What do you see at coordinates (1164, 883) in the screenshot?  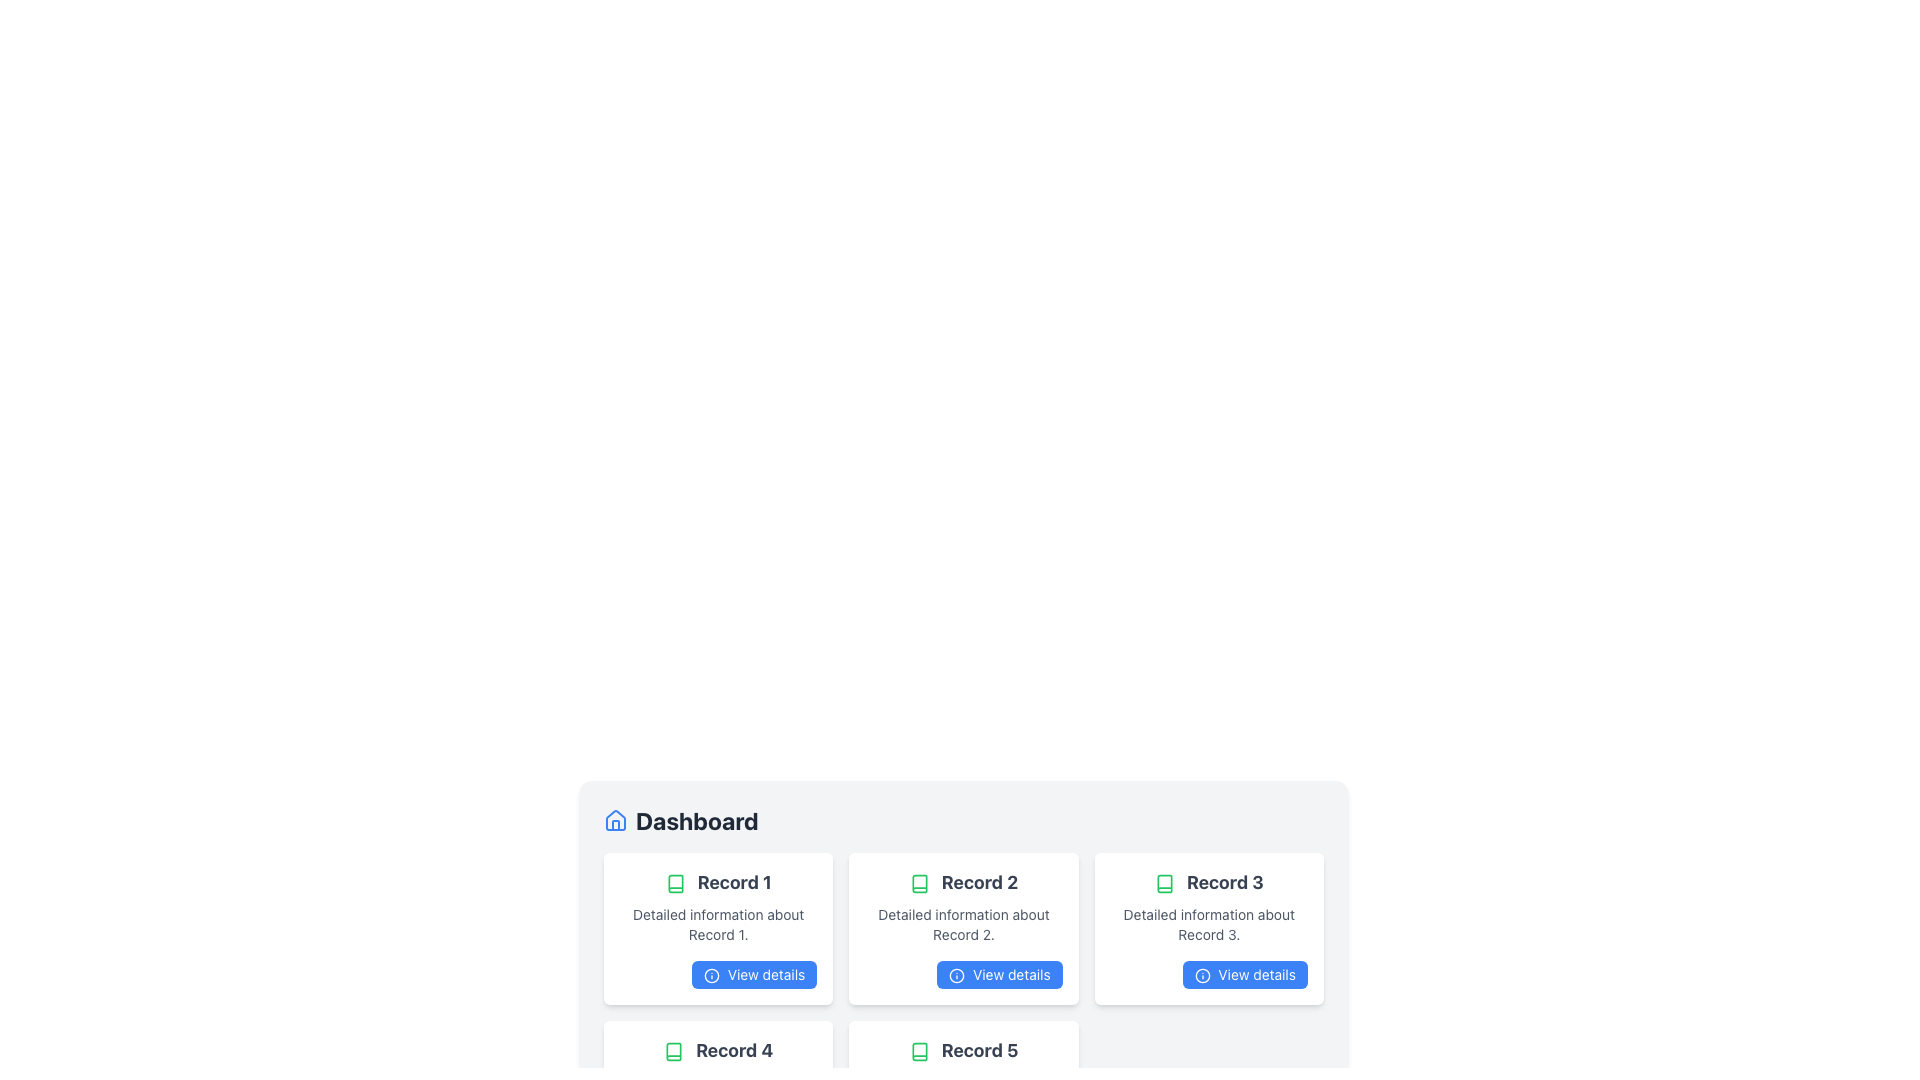 I see `the icon that visually represents the content of the 'Record 3' section, located to the left of the text 'Record 3'` at bounding box center [1164, 883].